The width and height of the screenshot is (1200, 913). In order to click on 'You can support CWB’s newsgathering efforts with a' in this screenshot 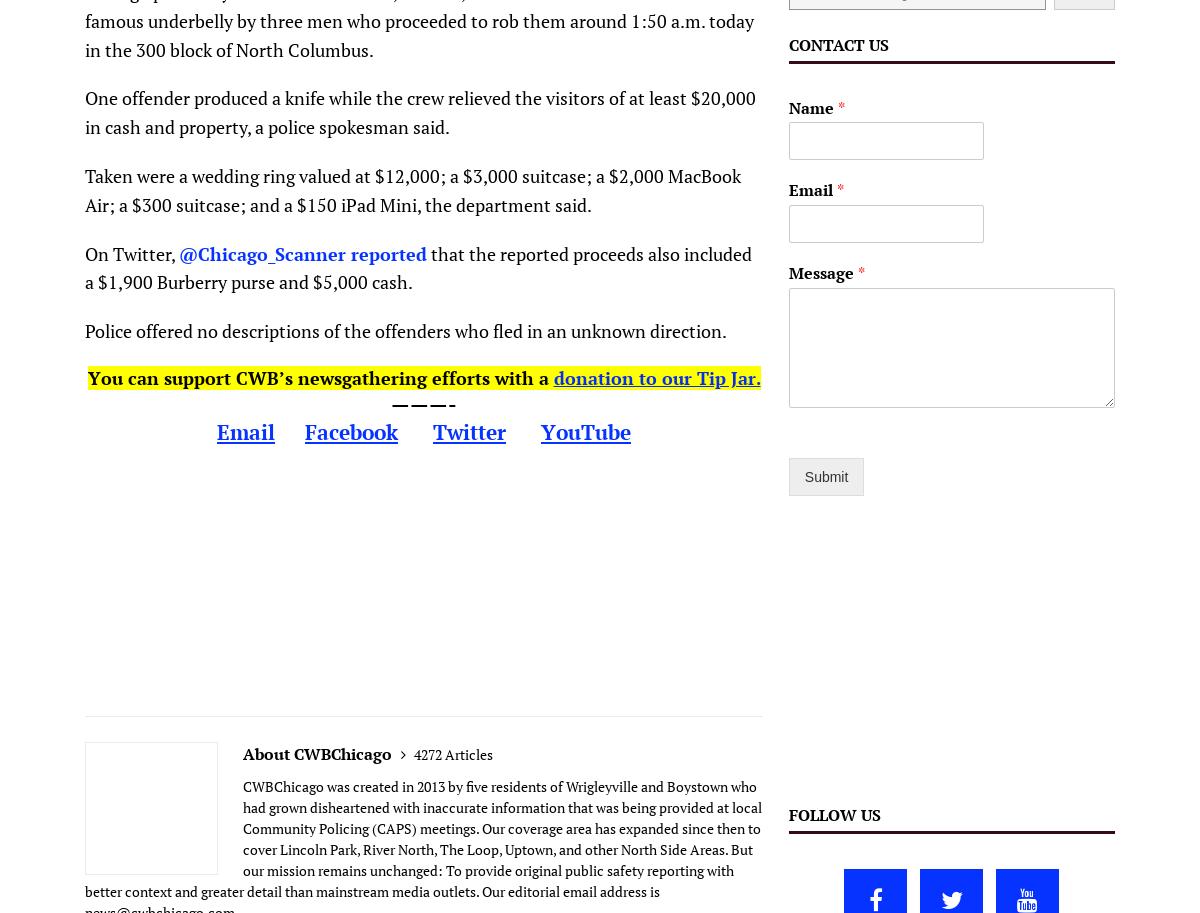, I will do `click(320, 375)`.